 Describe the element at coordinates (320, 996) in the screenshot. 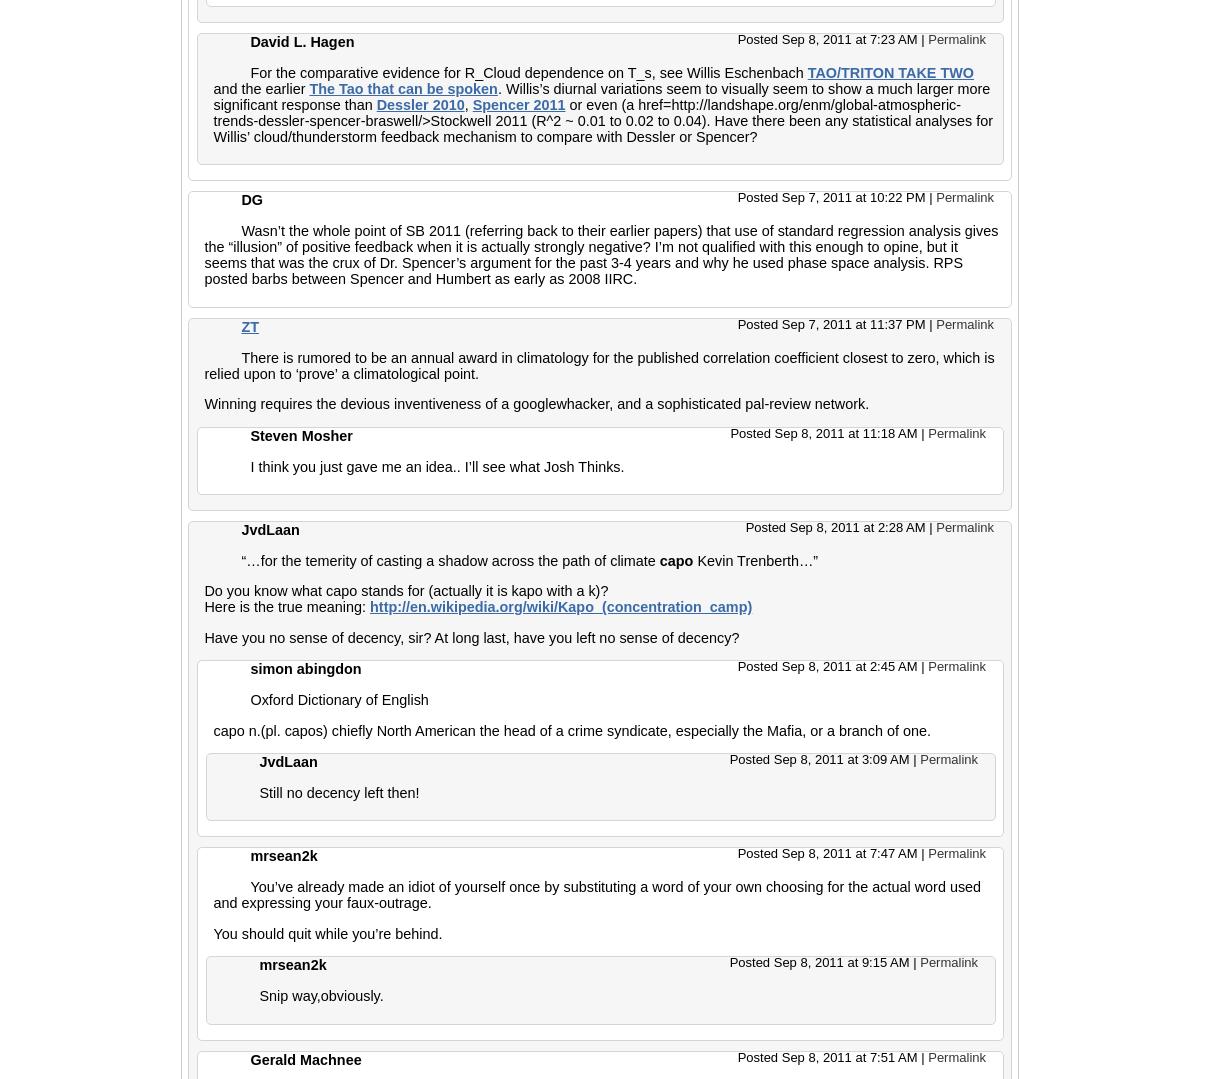

I see `'Snip way,obviously.'` at that location.